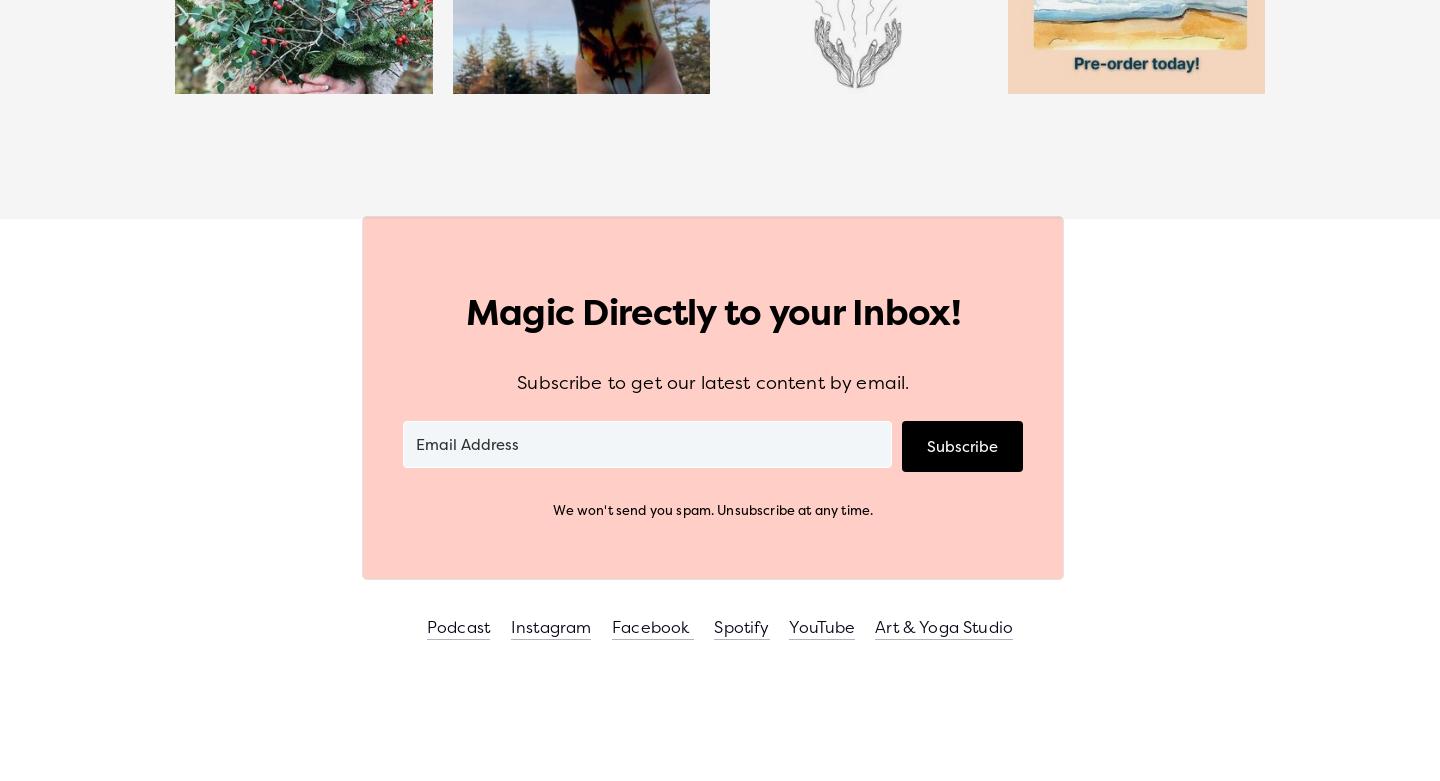 The height and width of the screenshot is (781, 1440). I want to click on 'Magic Directly to your Inbox!', so click(712, 310).